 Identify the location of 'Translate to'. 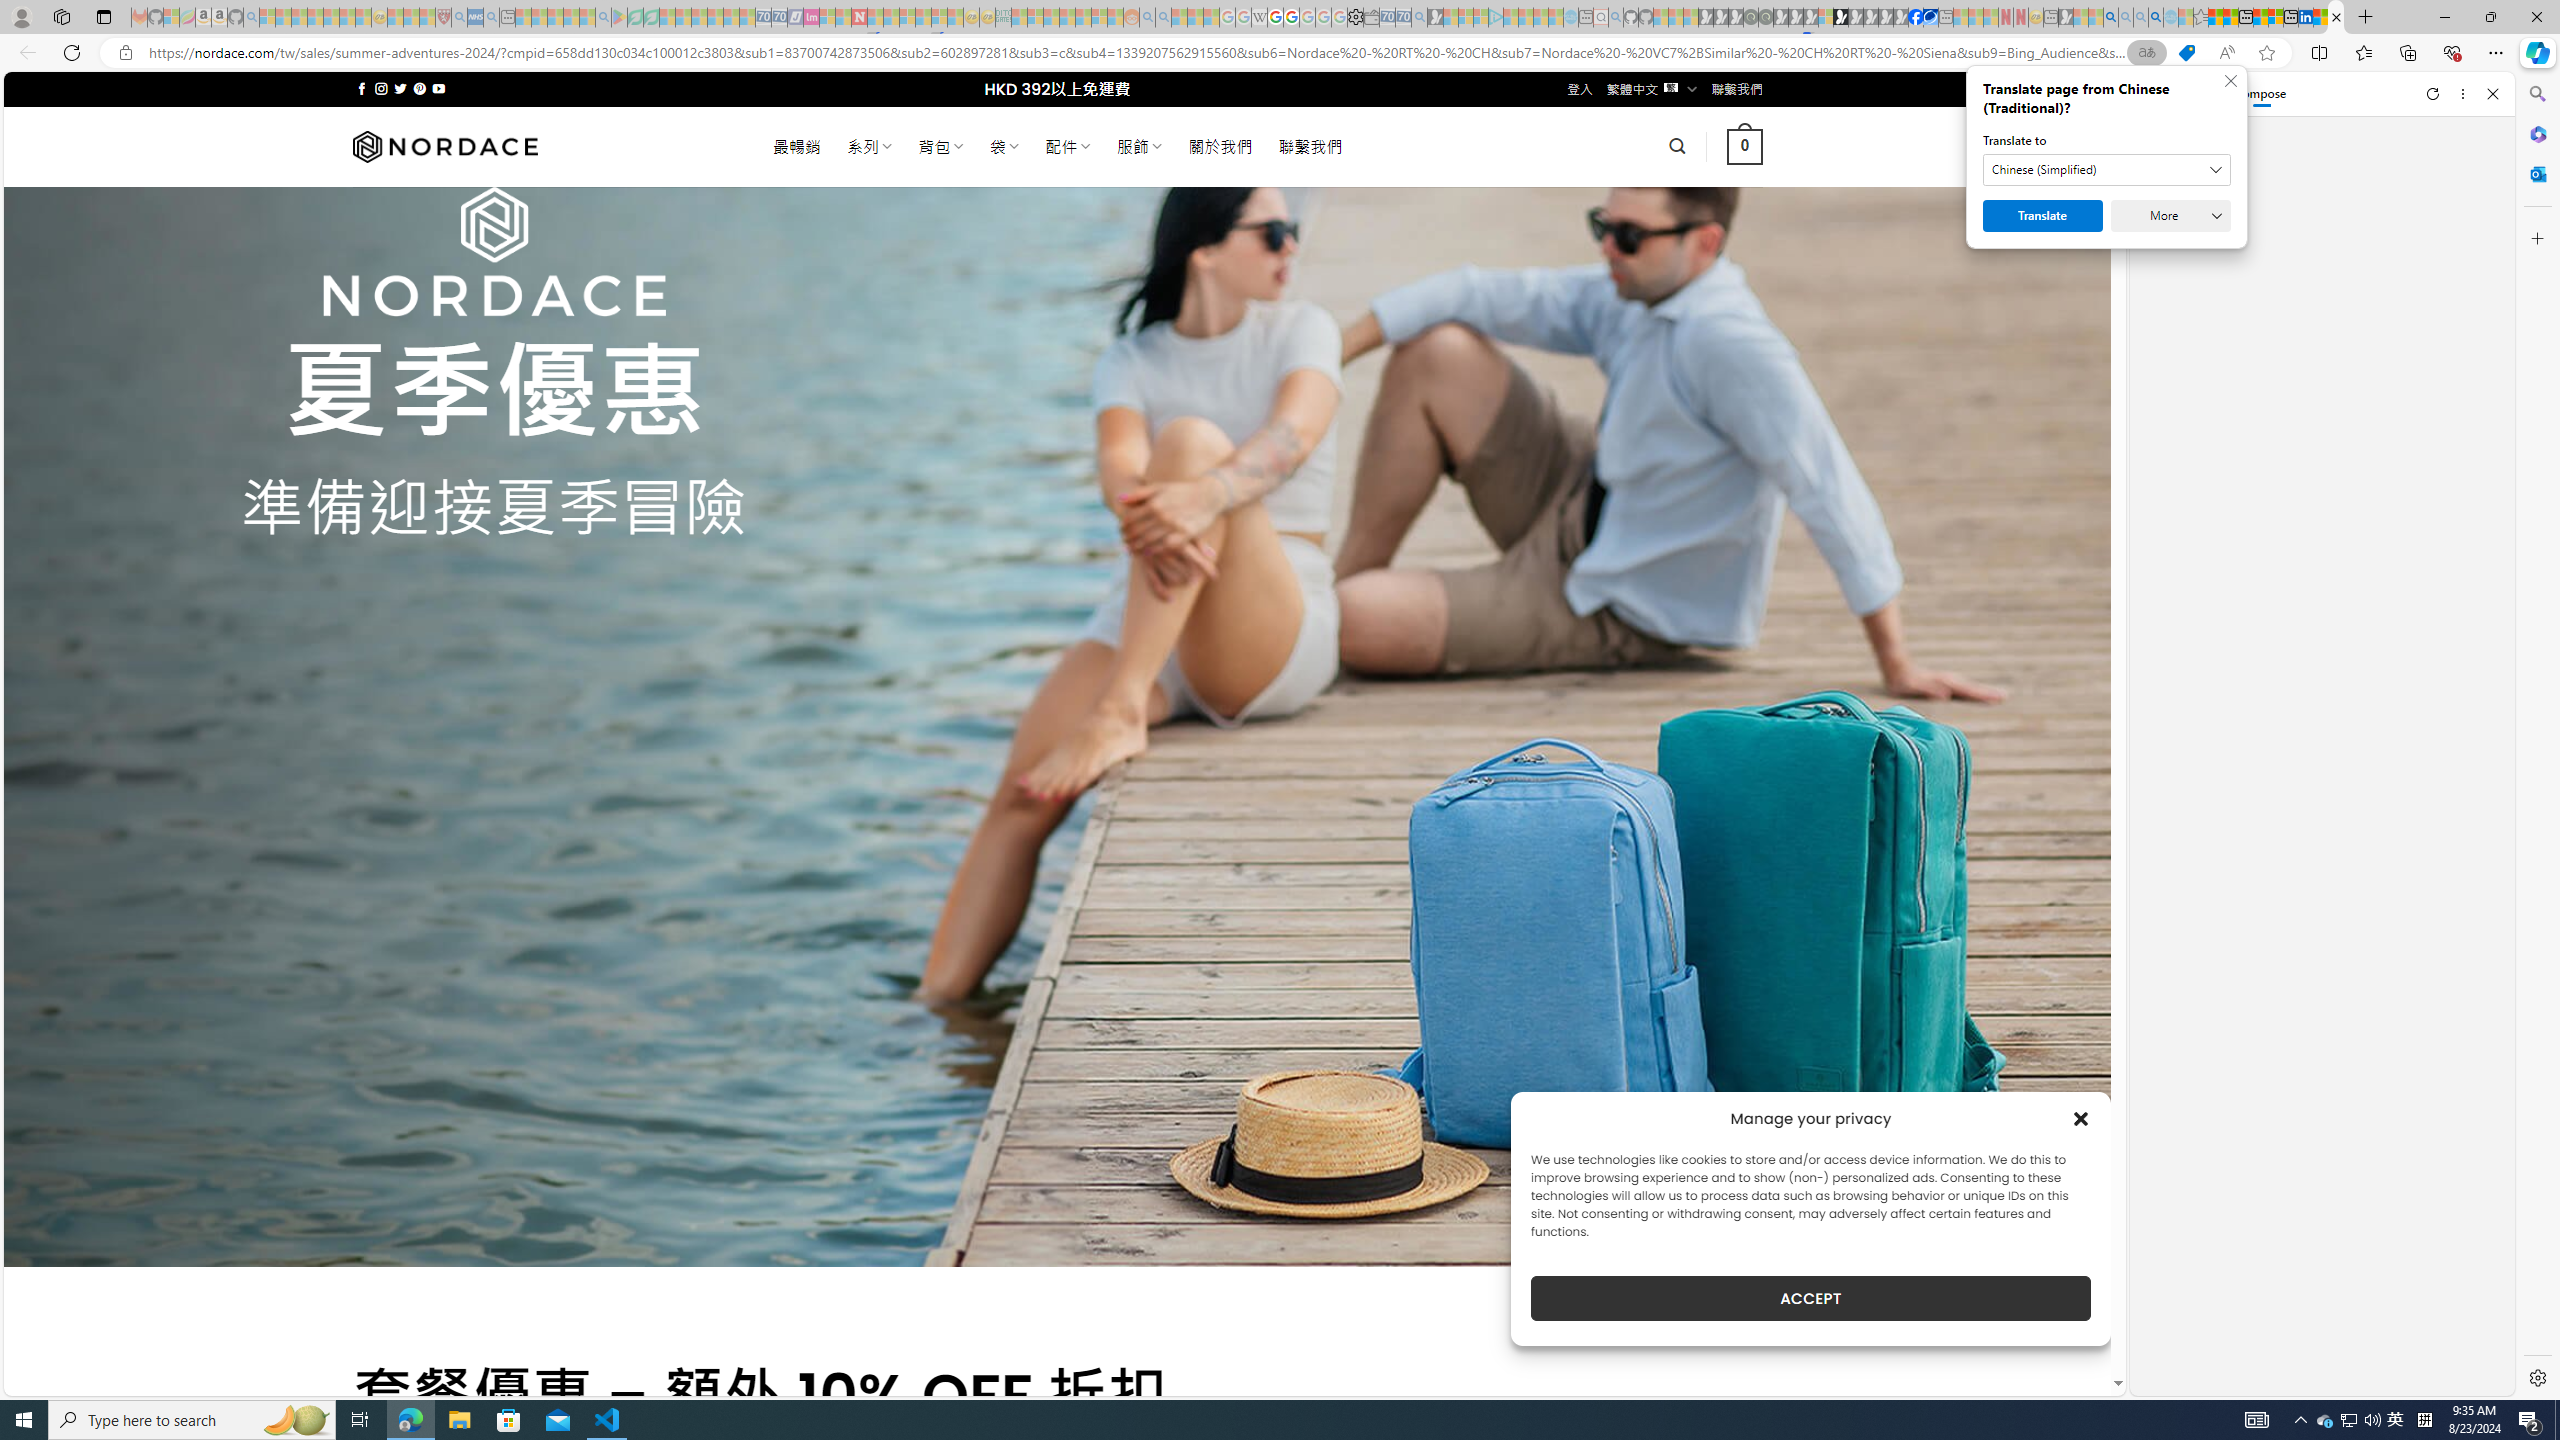
(2106, 168).